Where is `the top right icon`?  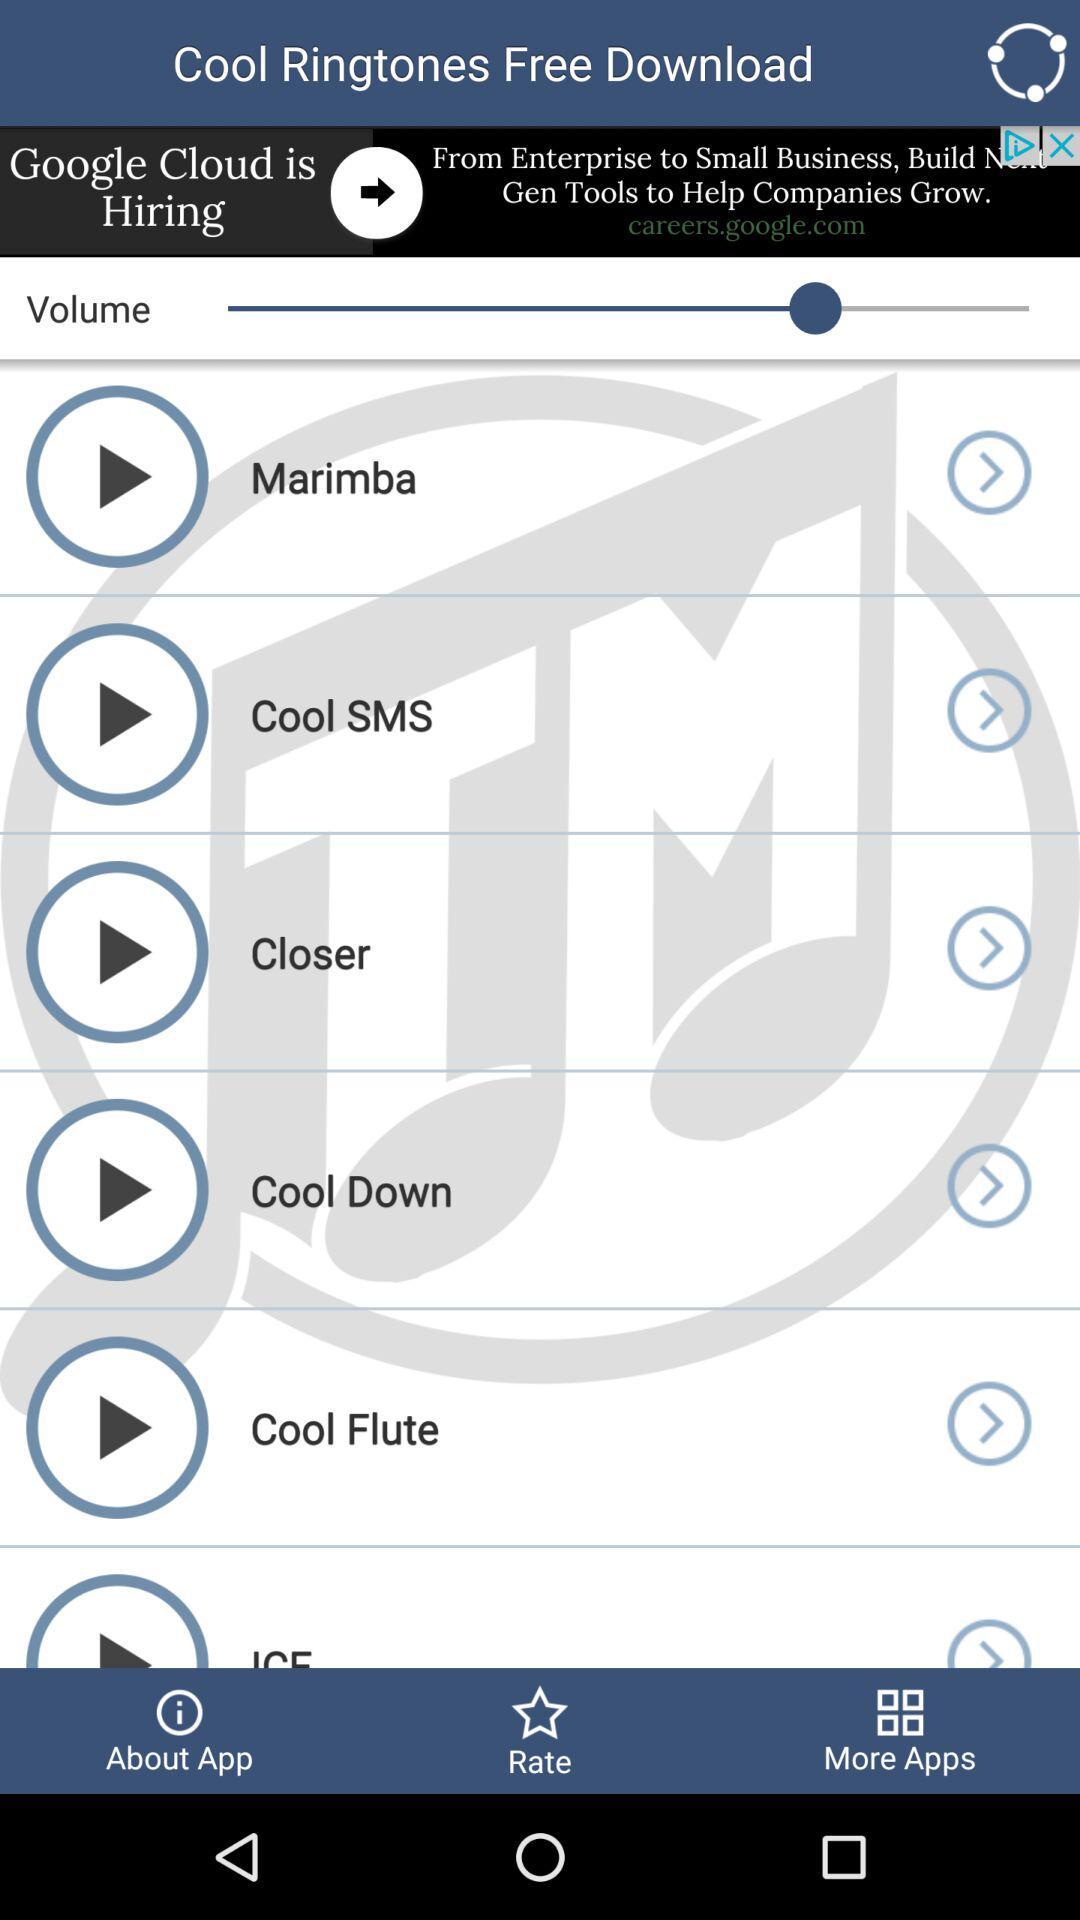
the top right icon is located at coordinates (1027, 62).